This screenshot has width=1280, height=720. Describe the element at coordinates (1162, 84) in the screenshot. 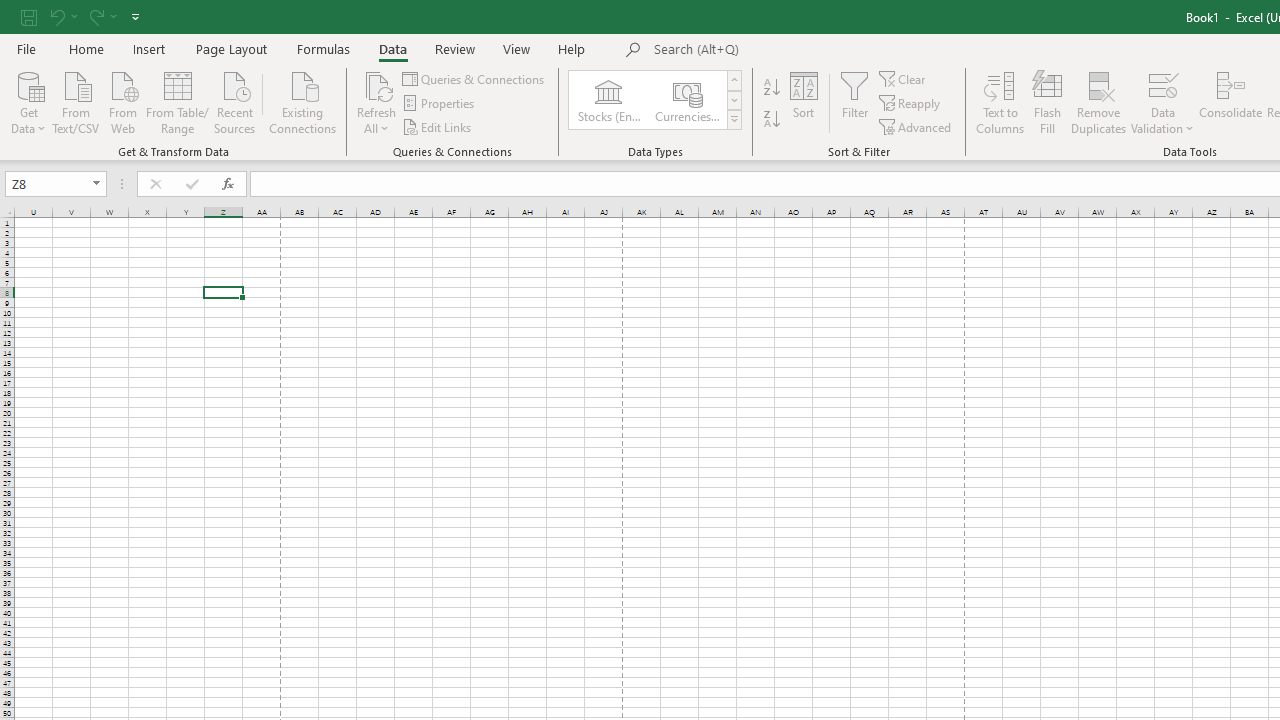

I see `'Data Validation...'` at that location.